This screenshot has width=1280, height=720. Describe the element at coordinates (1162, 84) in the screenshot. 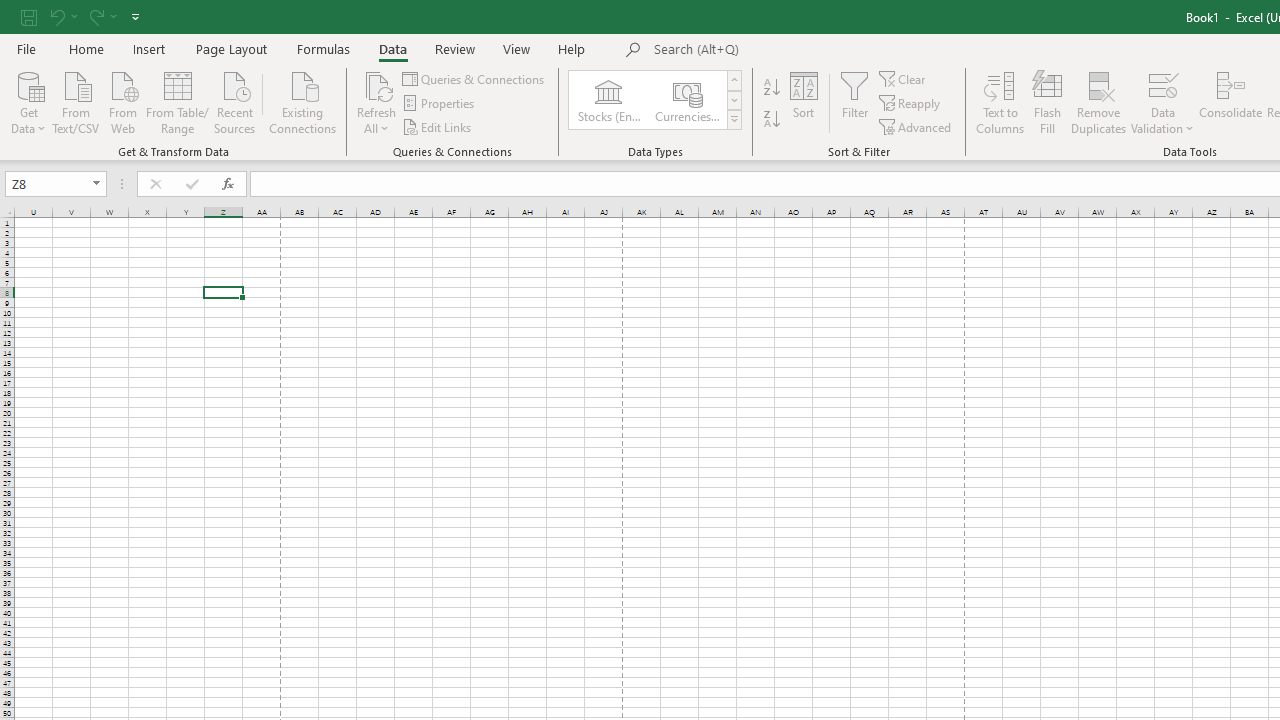

I see `'Data Validation...'` at that location.